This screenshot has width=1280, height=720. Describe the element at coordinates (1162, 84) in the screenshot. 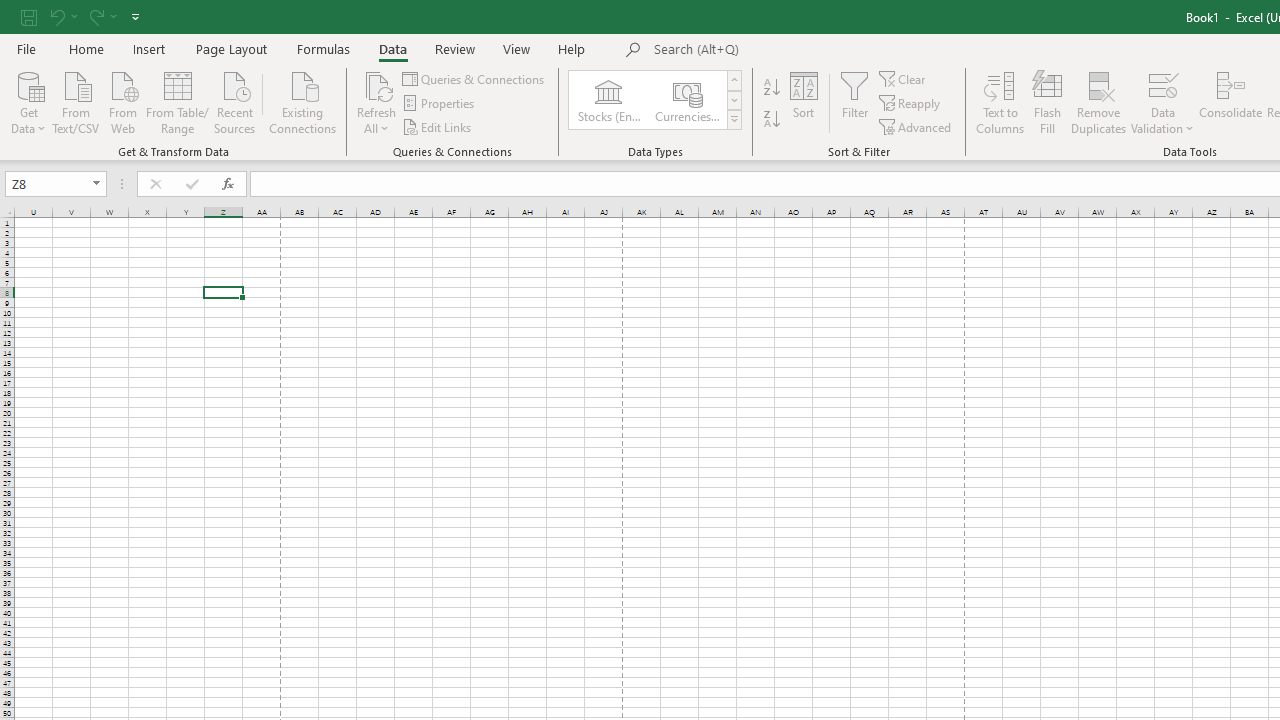

I see `'Data Validation...'` at that location.